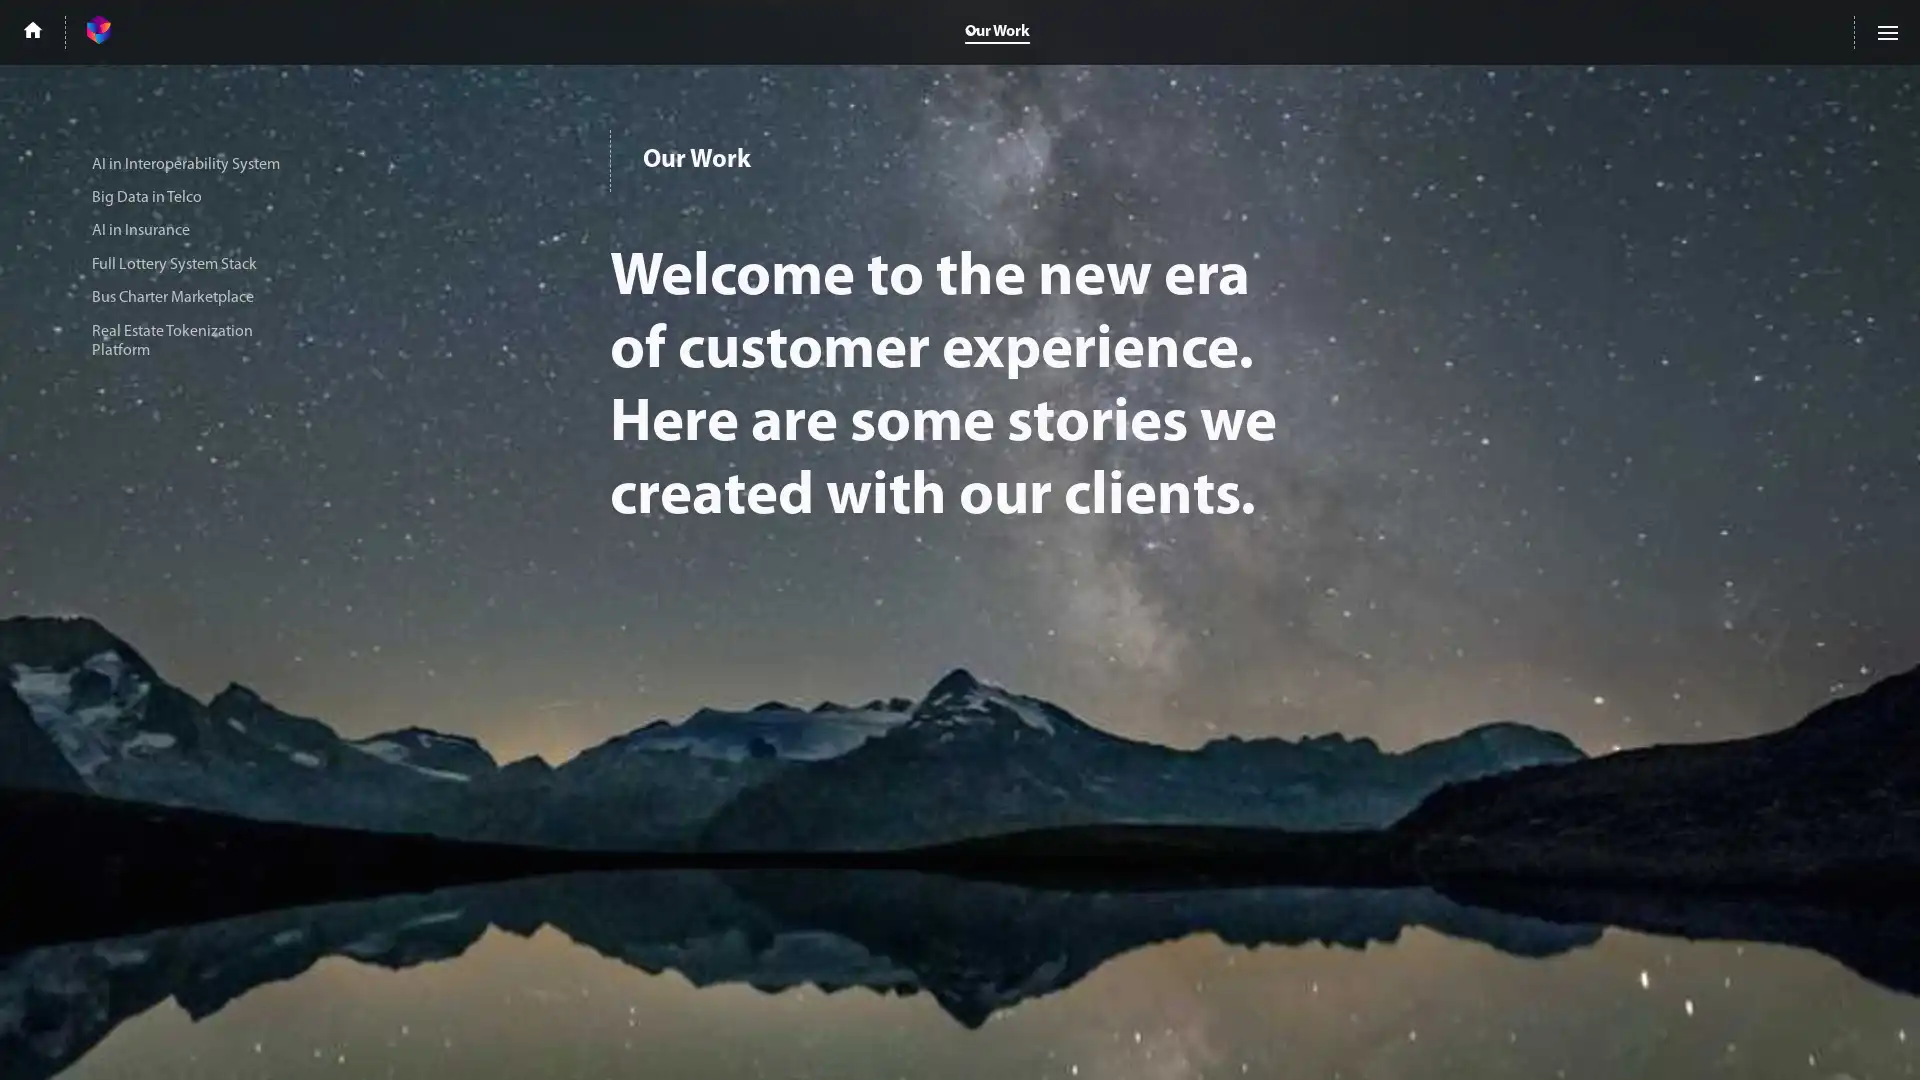 This screenshot has height=1080, width=1920. What do you see at coordinates (1793, 1037) in the screenshot?
I see `HIDE` at bounding box center [1793, 1037].